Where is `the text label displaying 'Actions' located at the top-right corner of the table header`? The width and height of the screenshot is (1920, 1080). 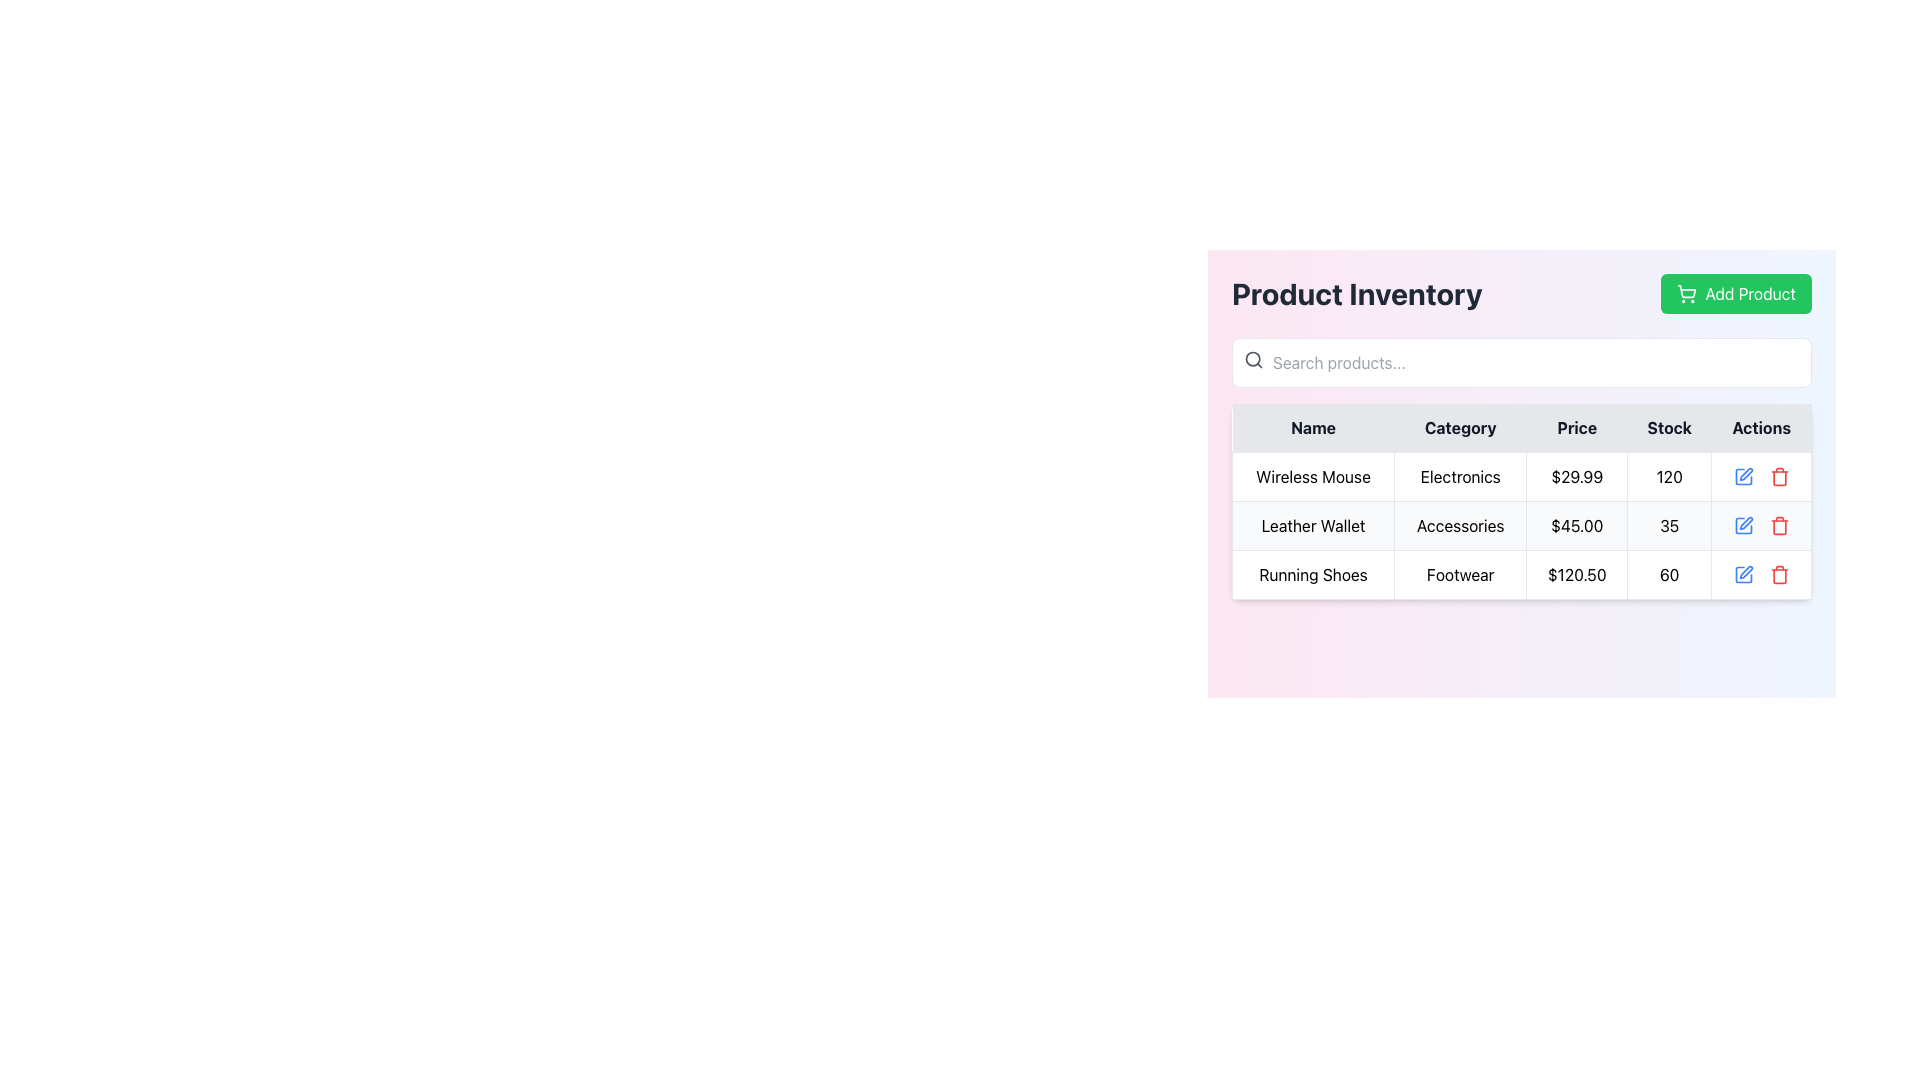 the text label displaying 'Actions' located at the top-right corner of the table header is located at coordinates (1761, 427).